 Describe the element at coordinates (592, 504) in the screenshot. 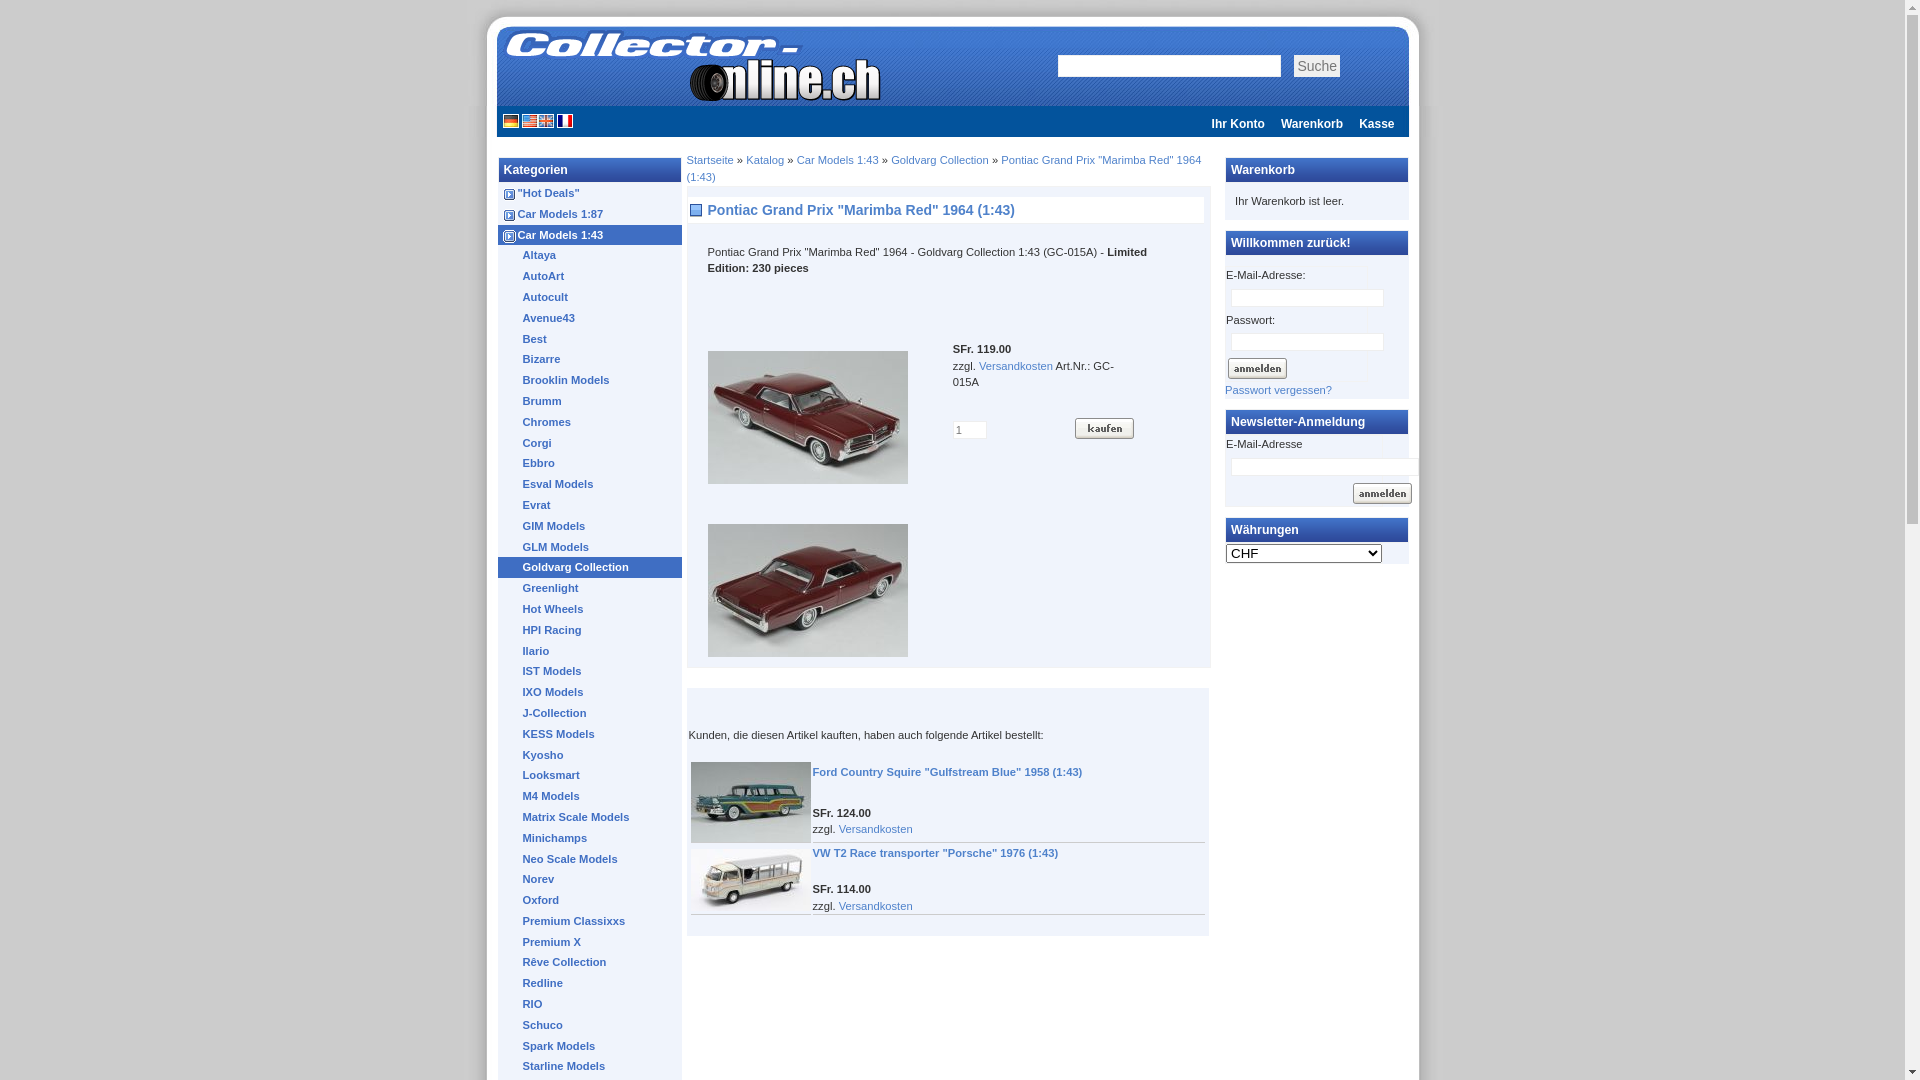

I see `'Evrat'` at that location.